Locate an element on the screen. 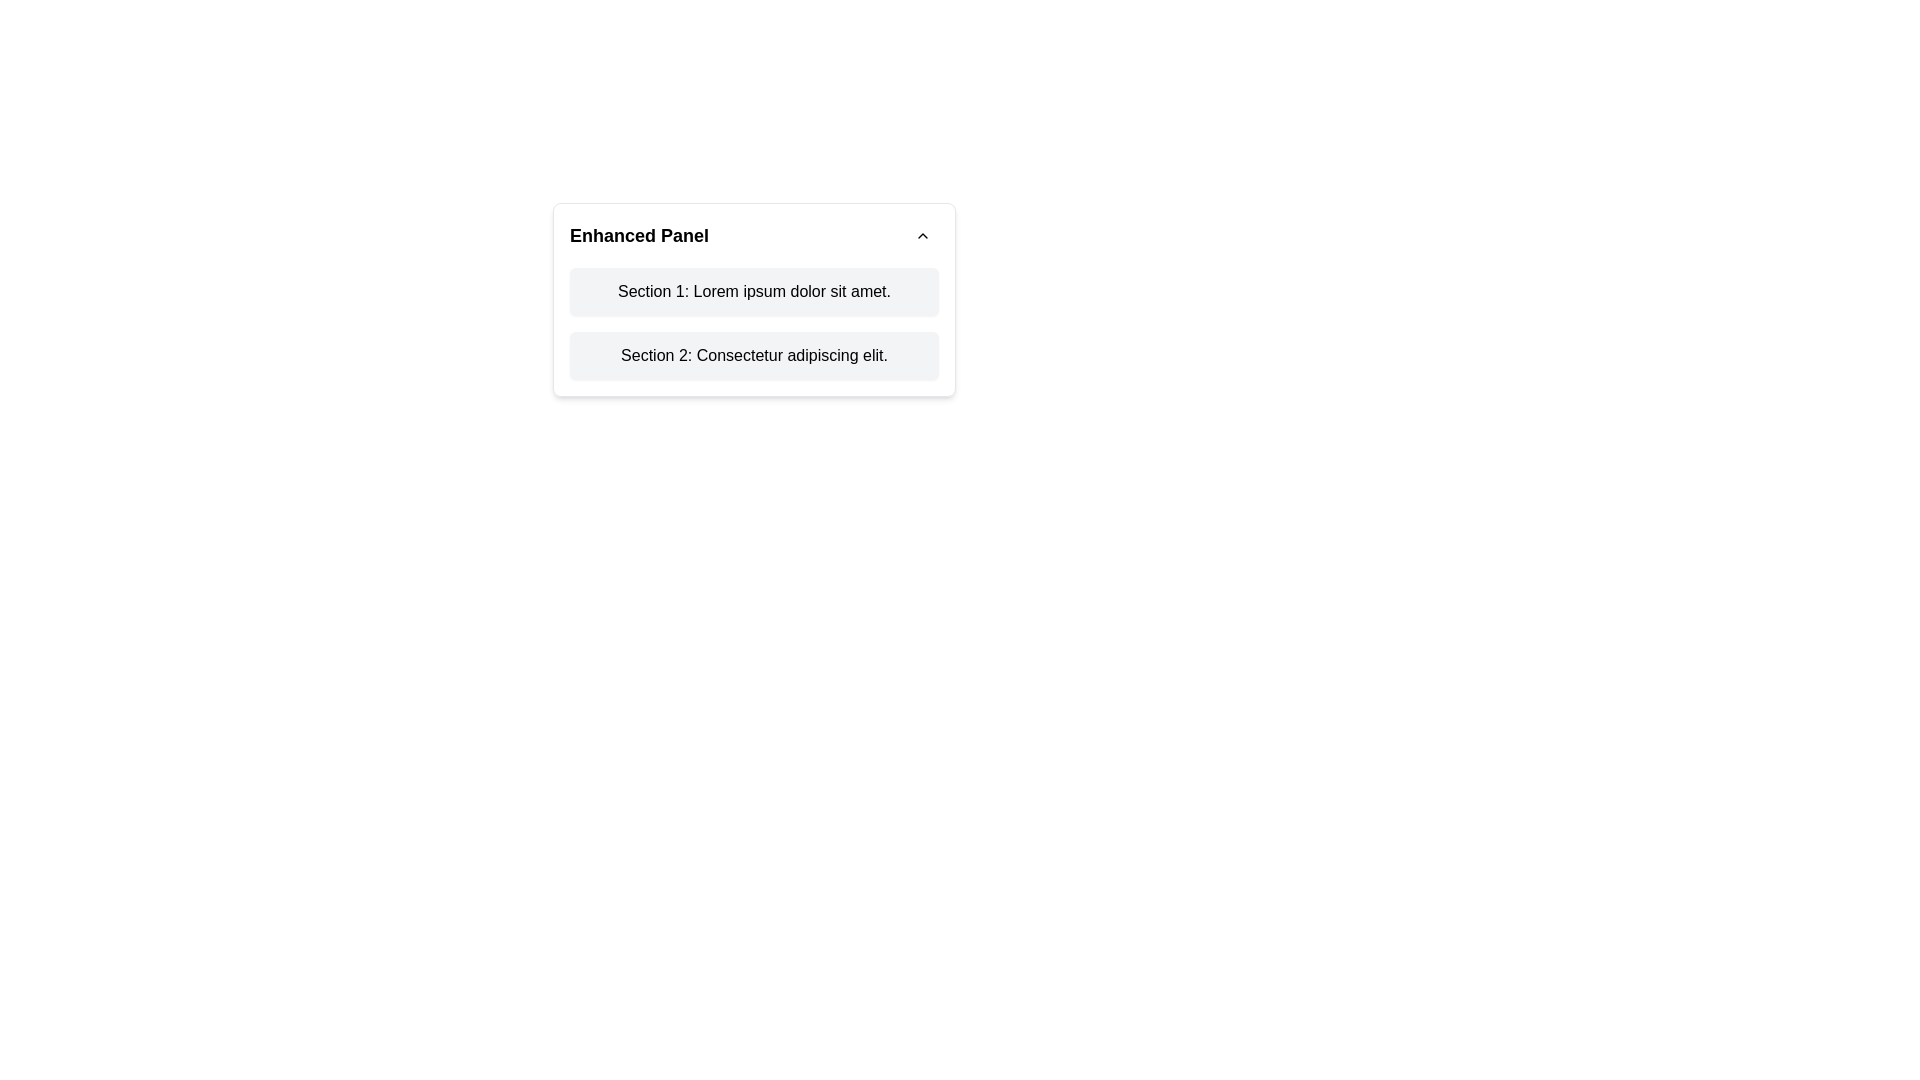 The height and width of the screenshot is (1080, 1920). the Text Label that serves as a header for the panel, located at the top-left corner of the panel, directly to the left of an interactive circular button is located at coordinates (638, 234).